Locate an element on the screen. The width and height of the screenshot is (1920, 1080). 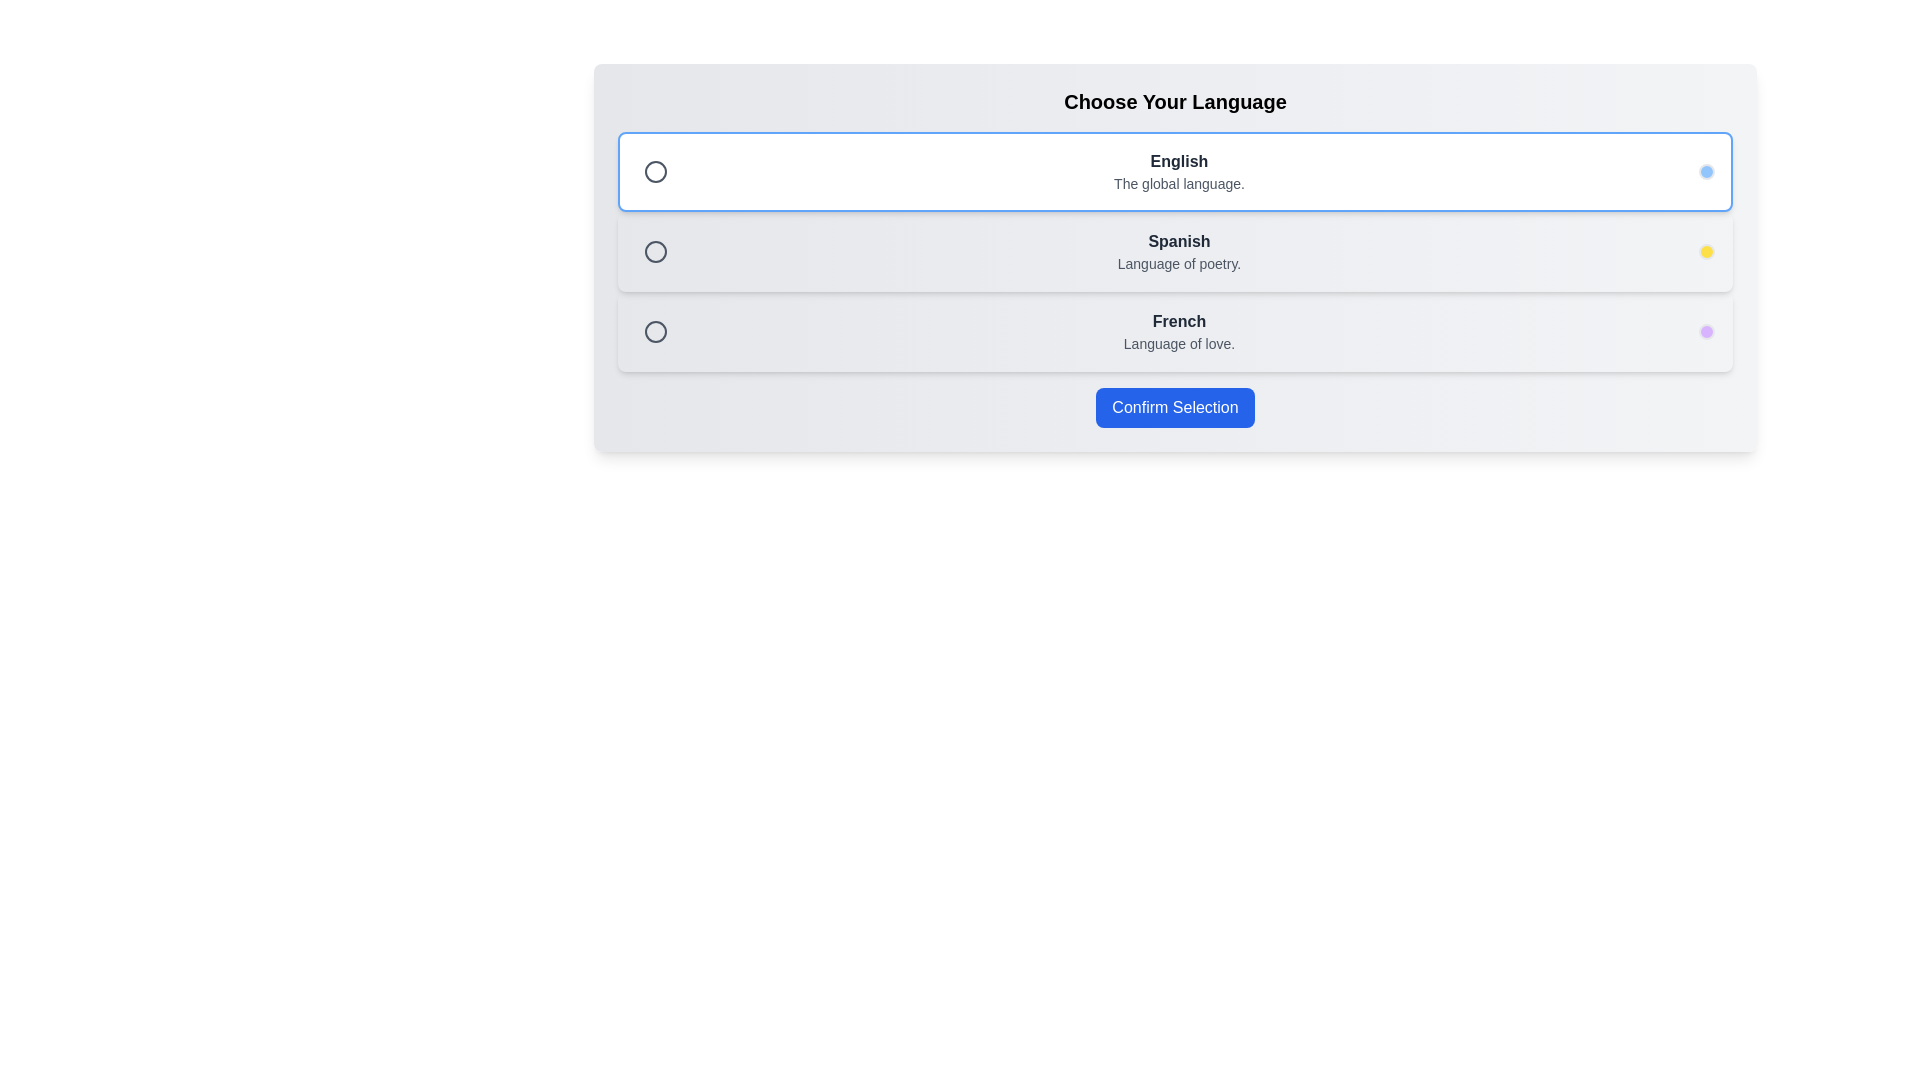
the circular icon with a dark gray border located next to the text 'French' is located at coordinates (656, 330).